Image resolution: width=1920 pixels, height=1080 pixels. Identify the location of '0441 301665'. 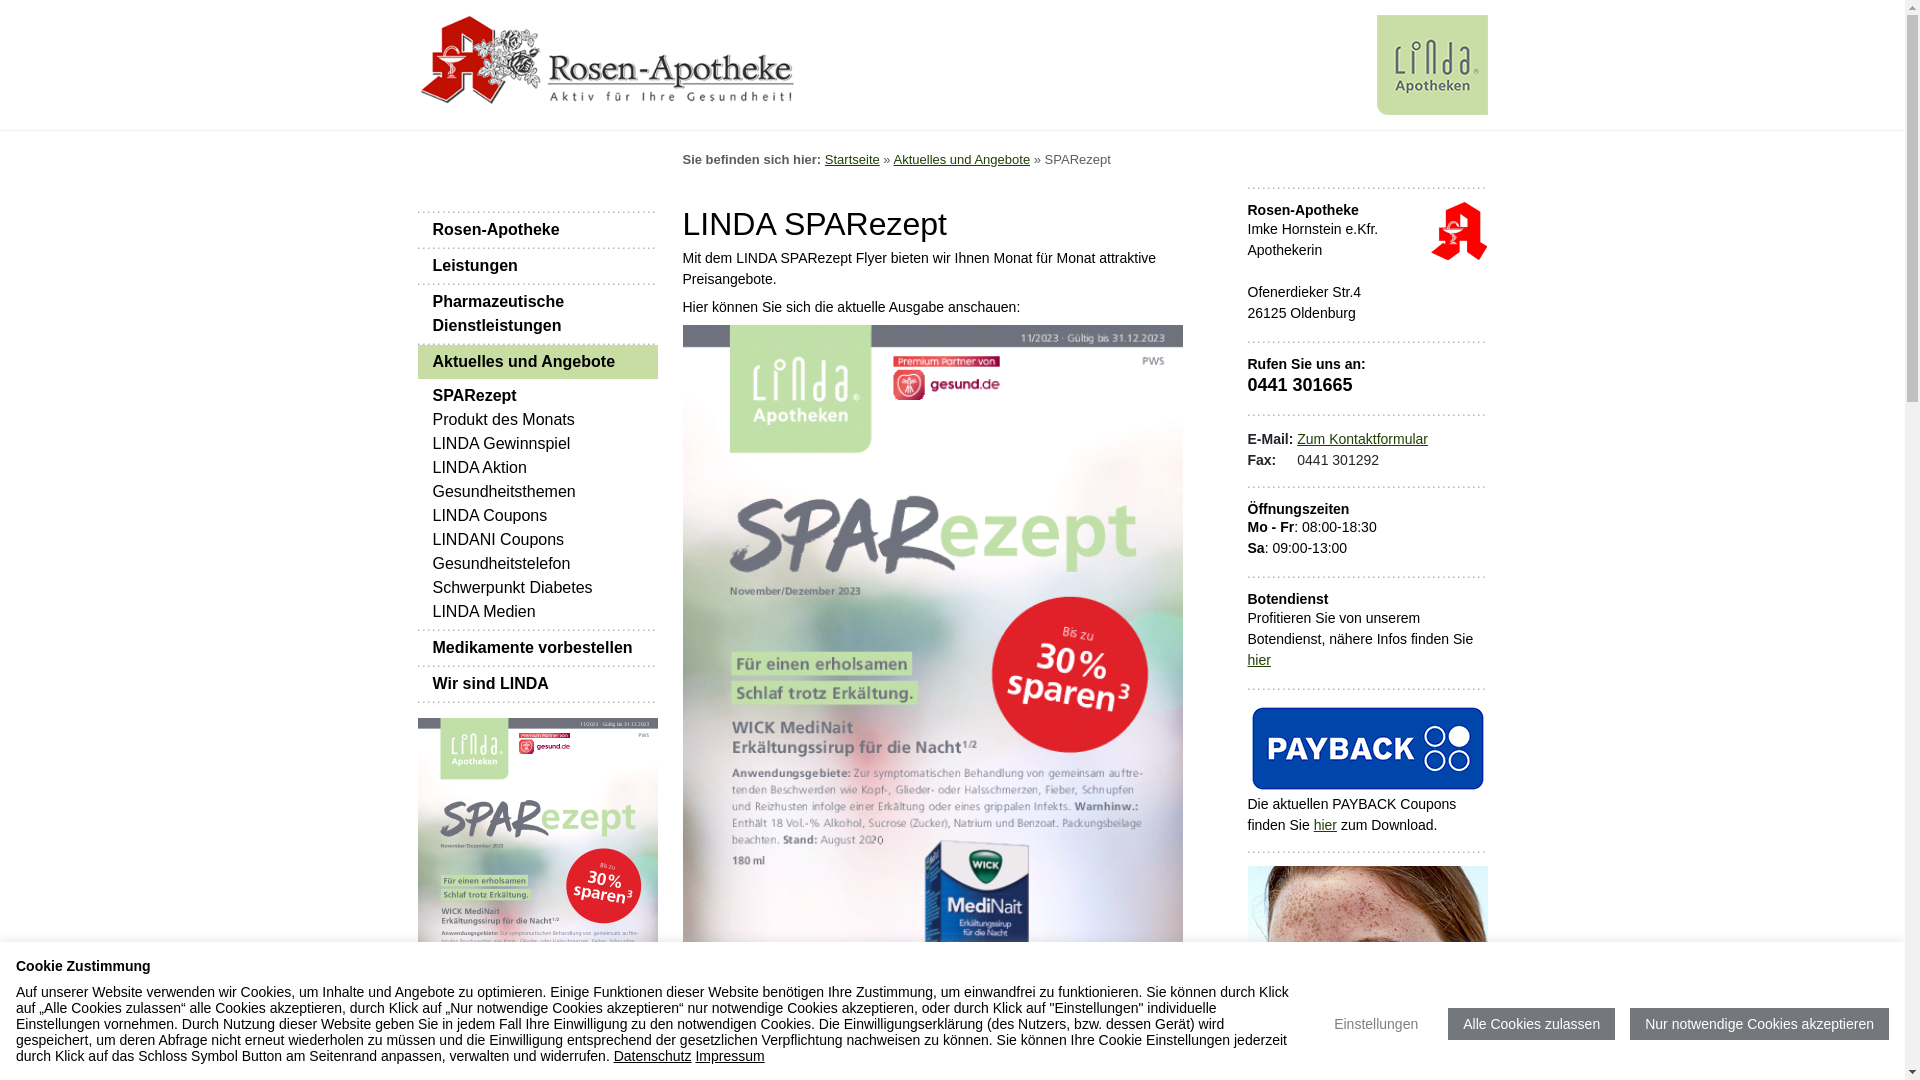
(1300, 385).